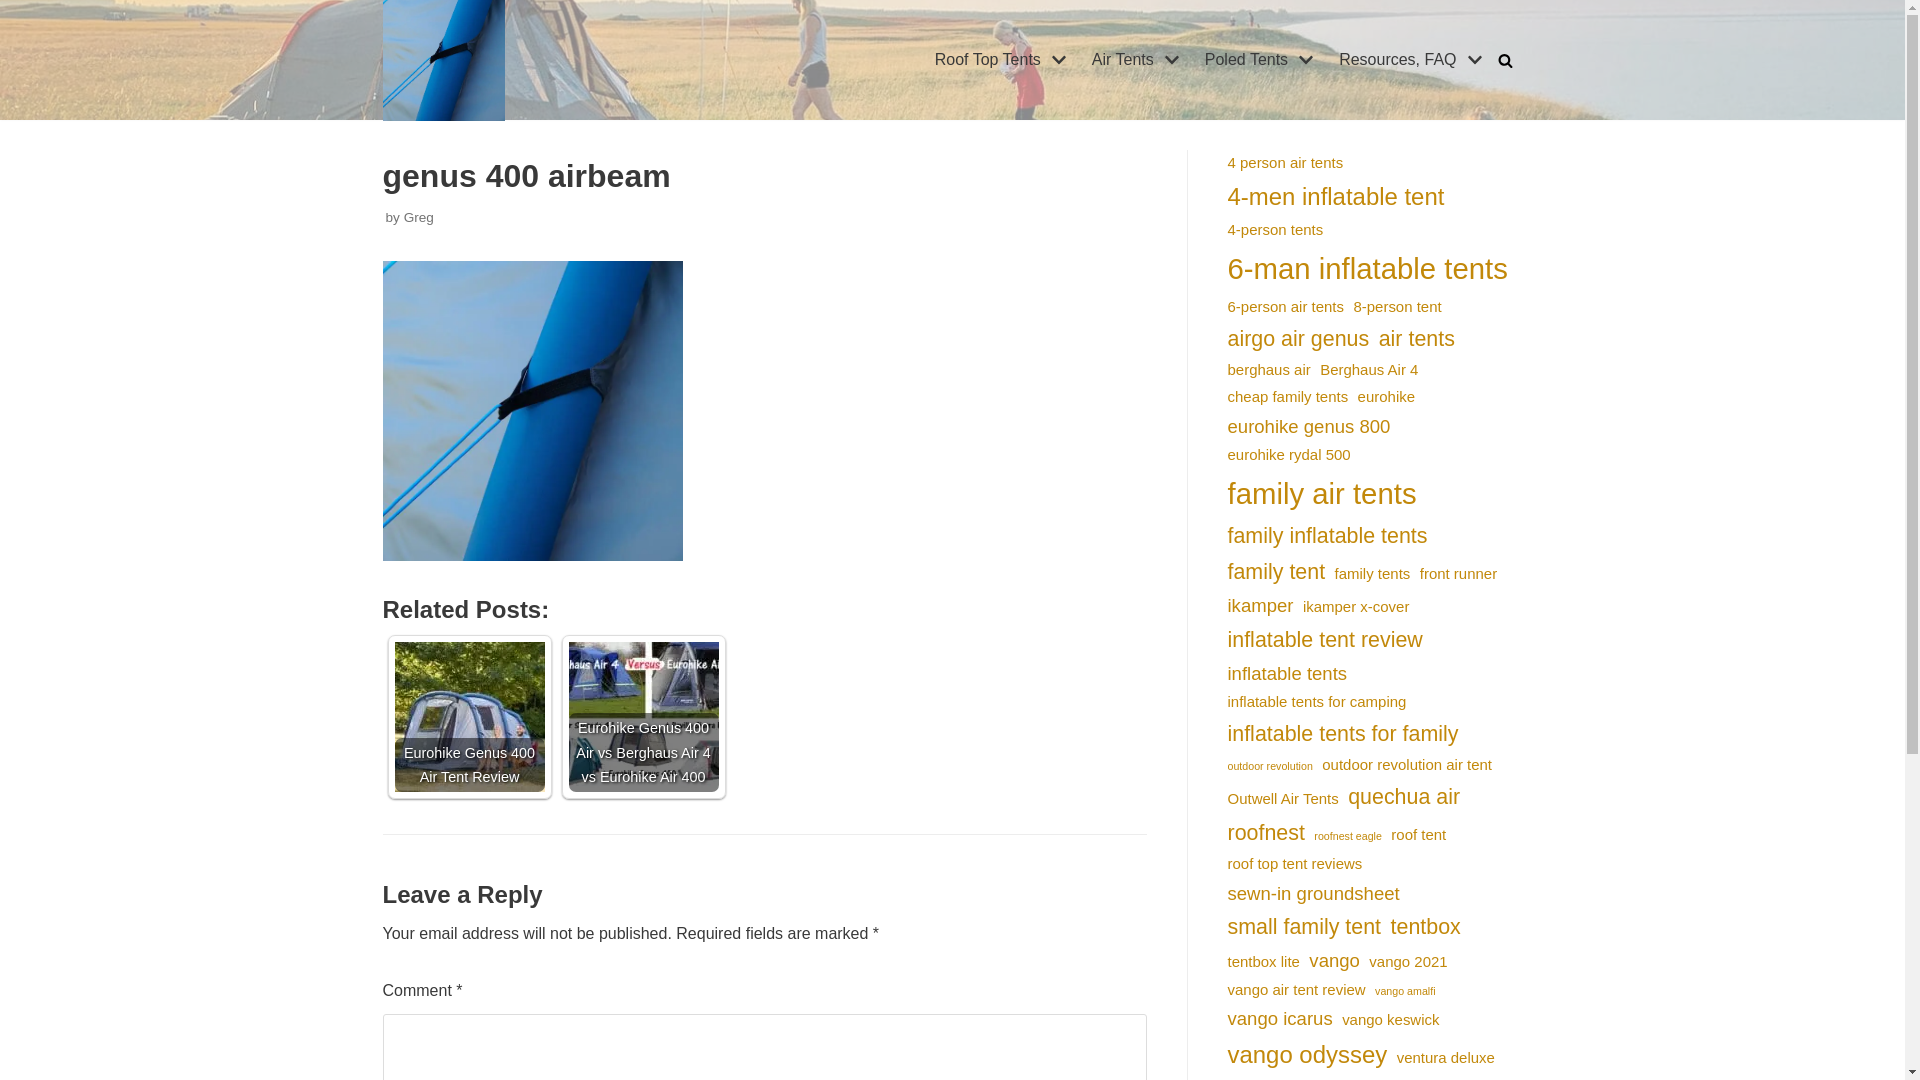 Image resolution: width=1920 pixels, height=1080 pixels. Describe the element at coordinates (1227, 988) in the screenshot. I see `'vango air tent review'` at that location.